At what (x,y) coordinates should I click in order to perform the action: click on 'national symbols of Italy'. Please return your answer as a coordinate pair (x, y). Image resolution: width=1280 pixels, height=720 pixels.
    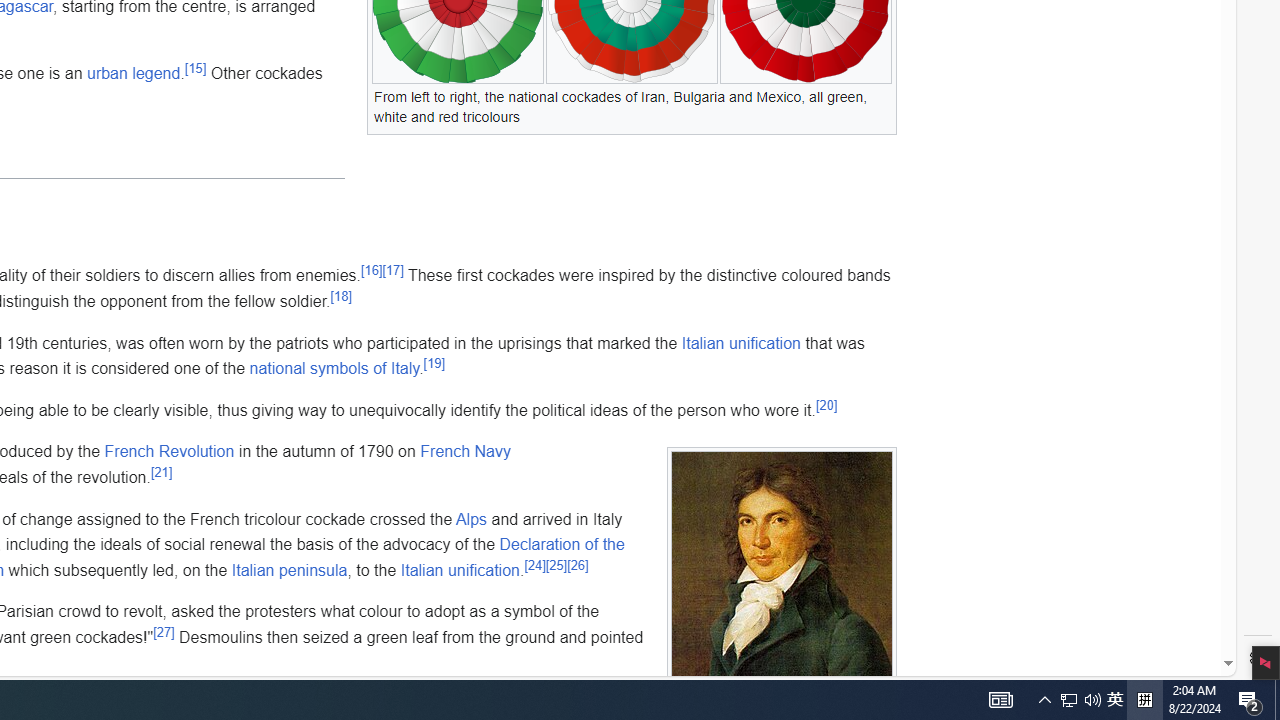
    Looking at the image, I should click on (334, 368).